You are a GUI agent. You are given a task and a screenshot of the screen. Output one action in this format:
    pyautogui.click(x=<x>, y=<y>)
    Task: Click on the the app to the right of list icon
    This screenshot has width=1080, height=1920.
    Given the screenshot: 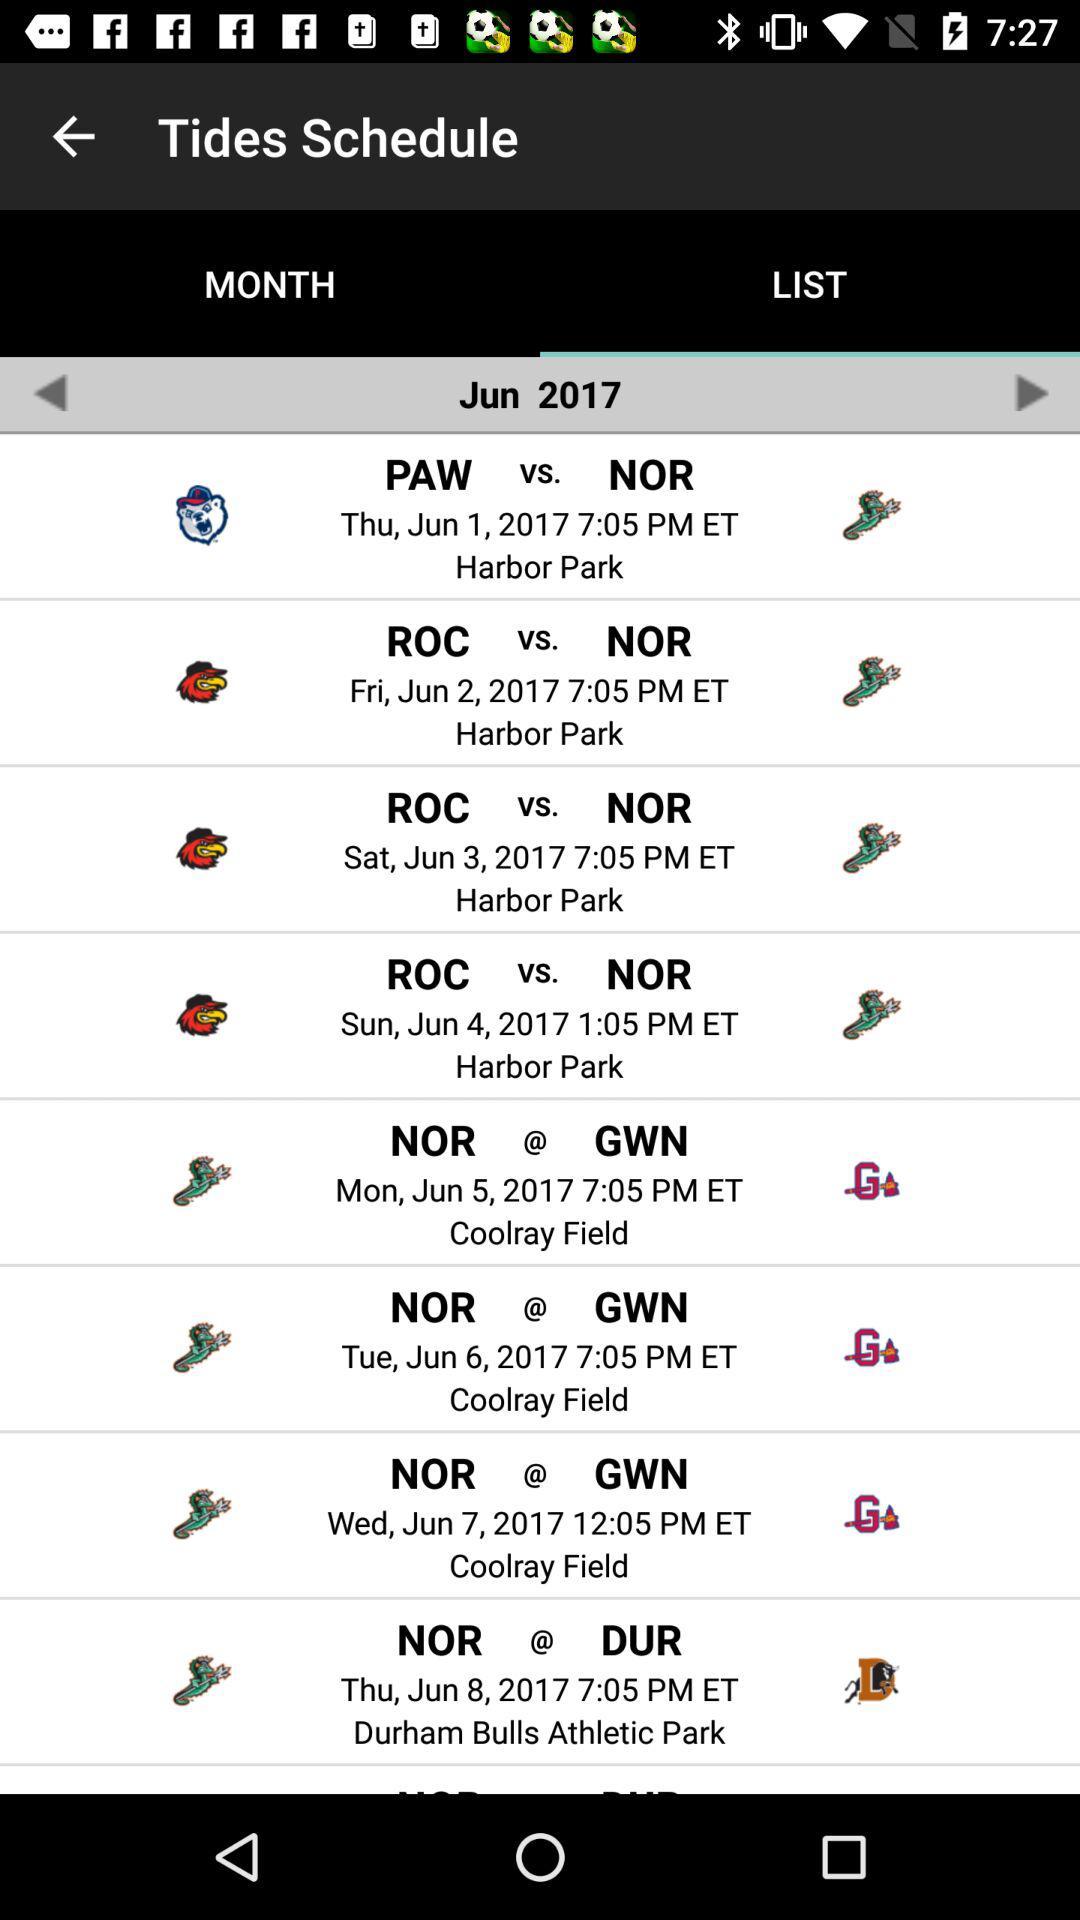 What is the action you would take?
    pyautogui.click(x=1030, y=392)
    